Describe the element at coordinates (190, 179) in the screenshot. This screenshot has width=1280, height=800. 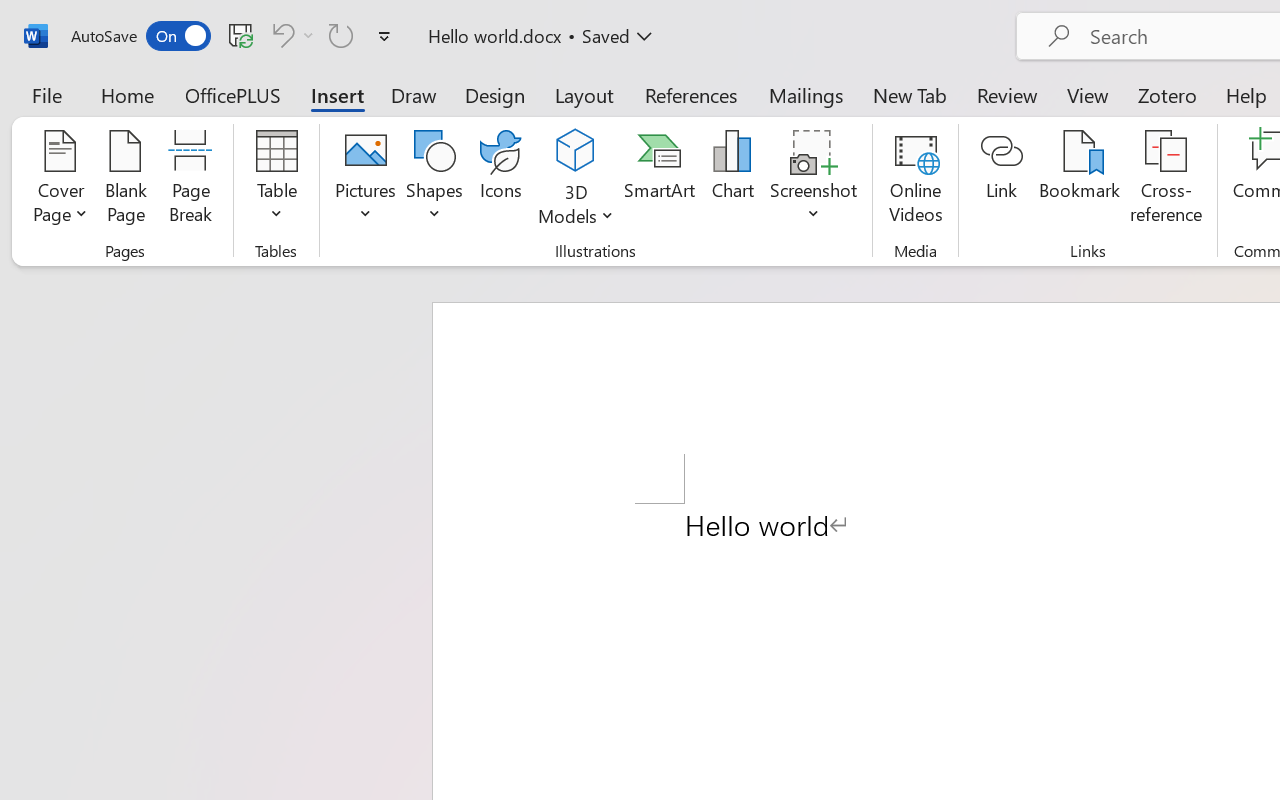
I see `'Page Break'` at that location.